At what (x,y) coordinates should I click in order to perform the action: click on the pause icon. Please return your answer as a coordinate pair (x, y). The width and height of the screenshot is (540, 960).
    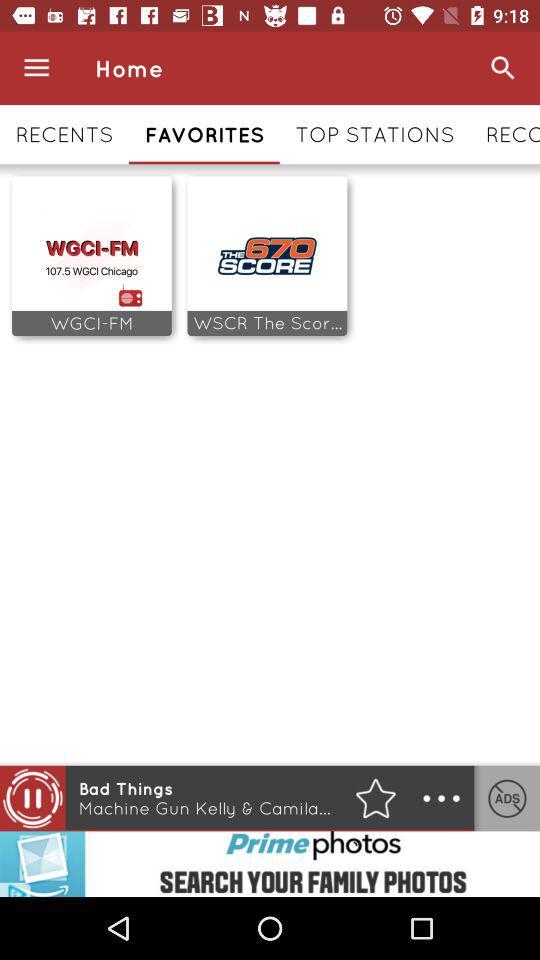
    Looking at the image, I should click on (31, 798).